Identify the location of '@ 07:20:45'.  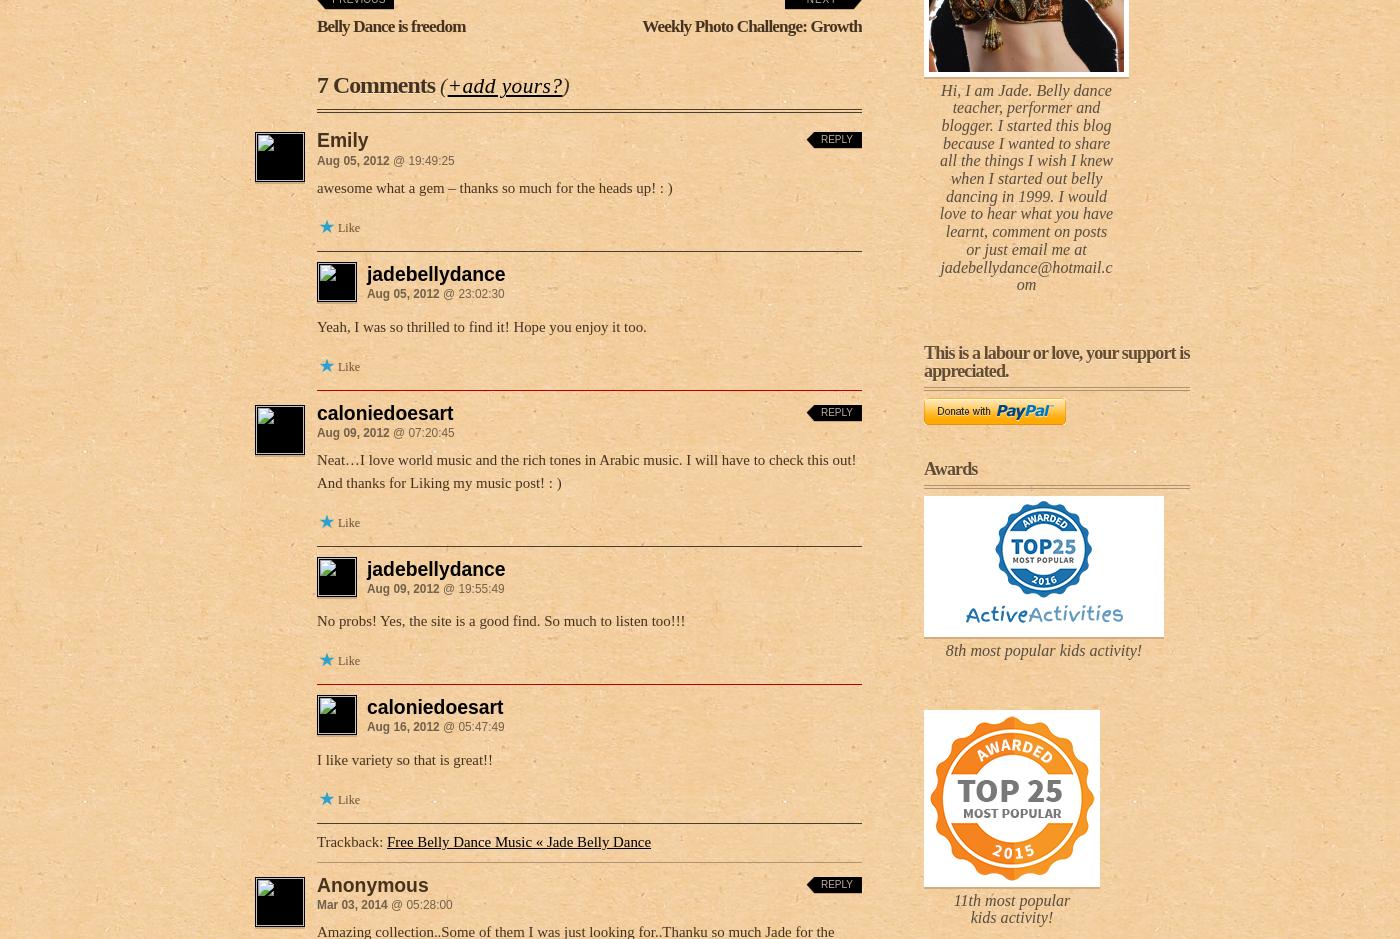
(421, 431).